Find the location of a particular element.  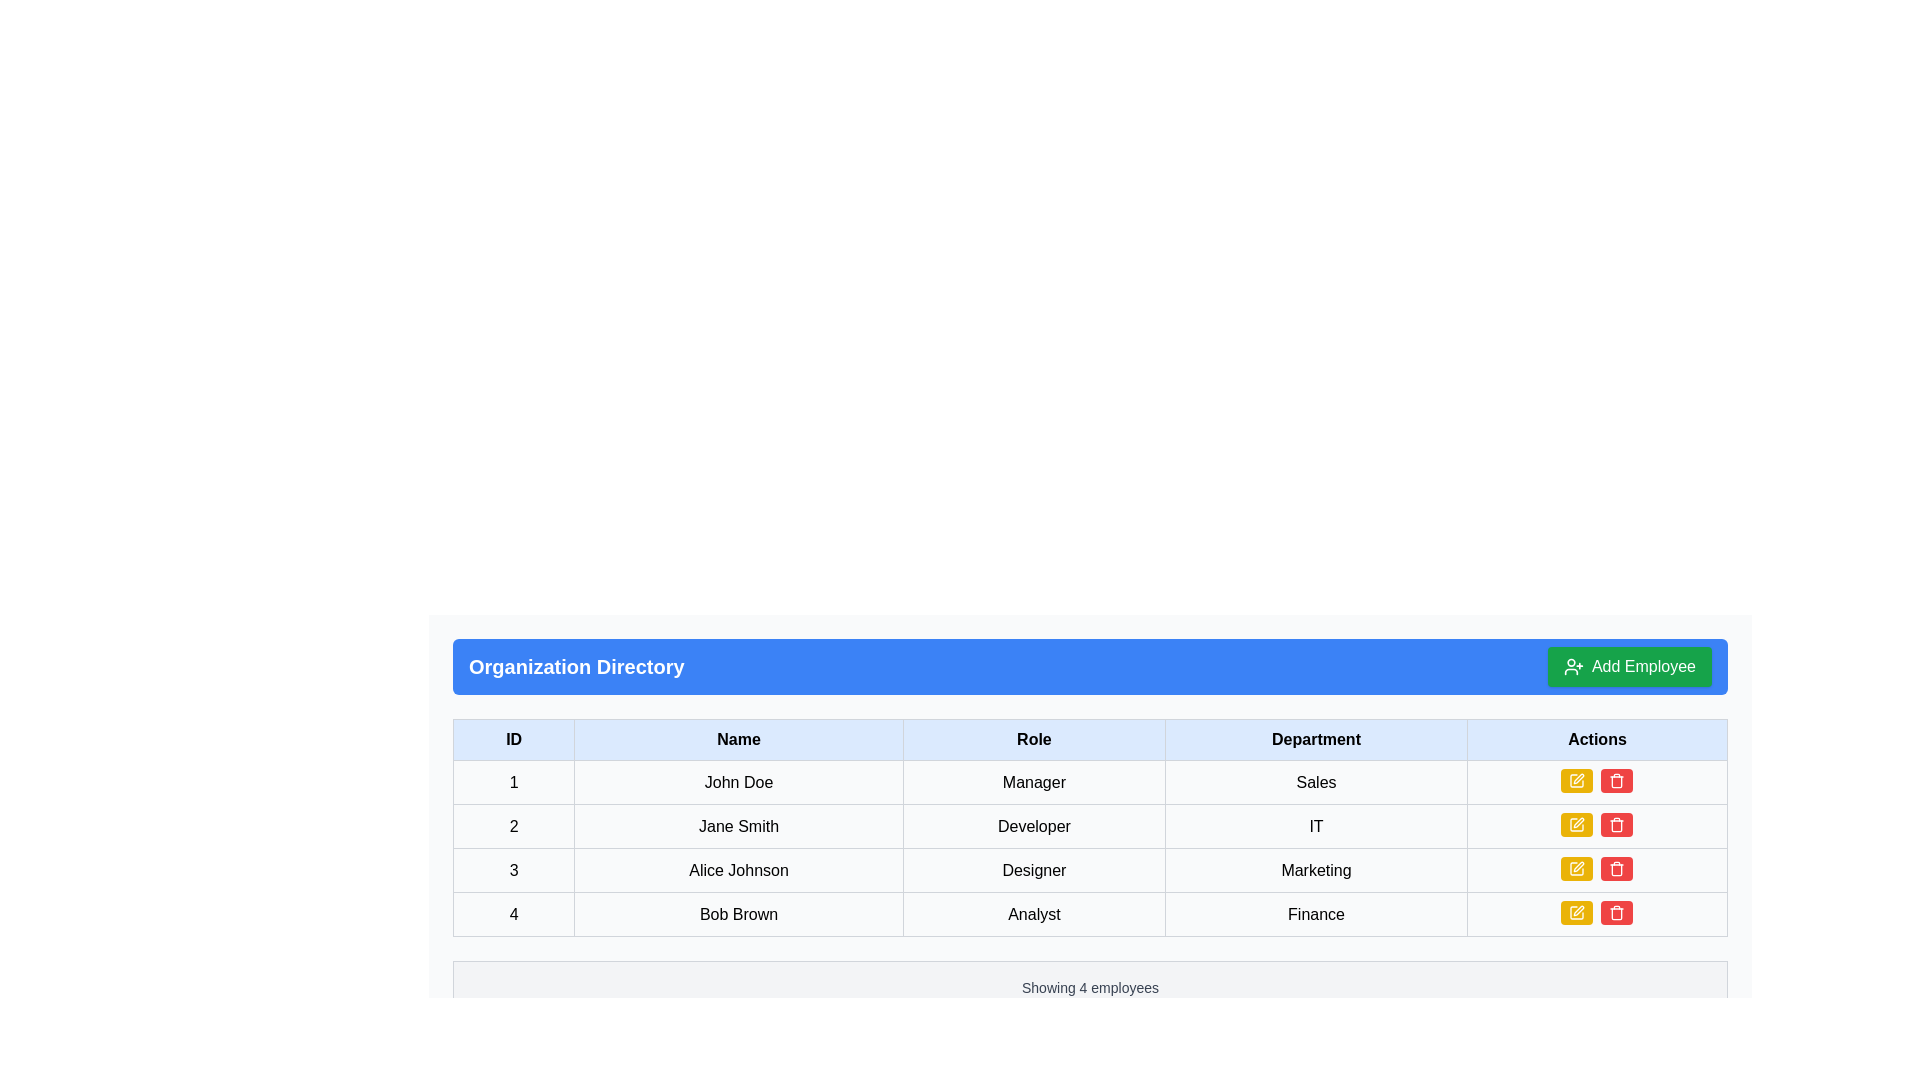

the yellow pen icon inside the yellow rectangular button in the 'Actions' column of the last row ('Finance') of the table under 'Organization Directory' is located at coordinates (1576, 913).